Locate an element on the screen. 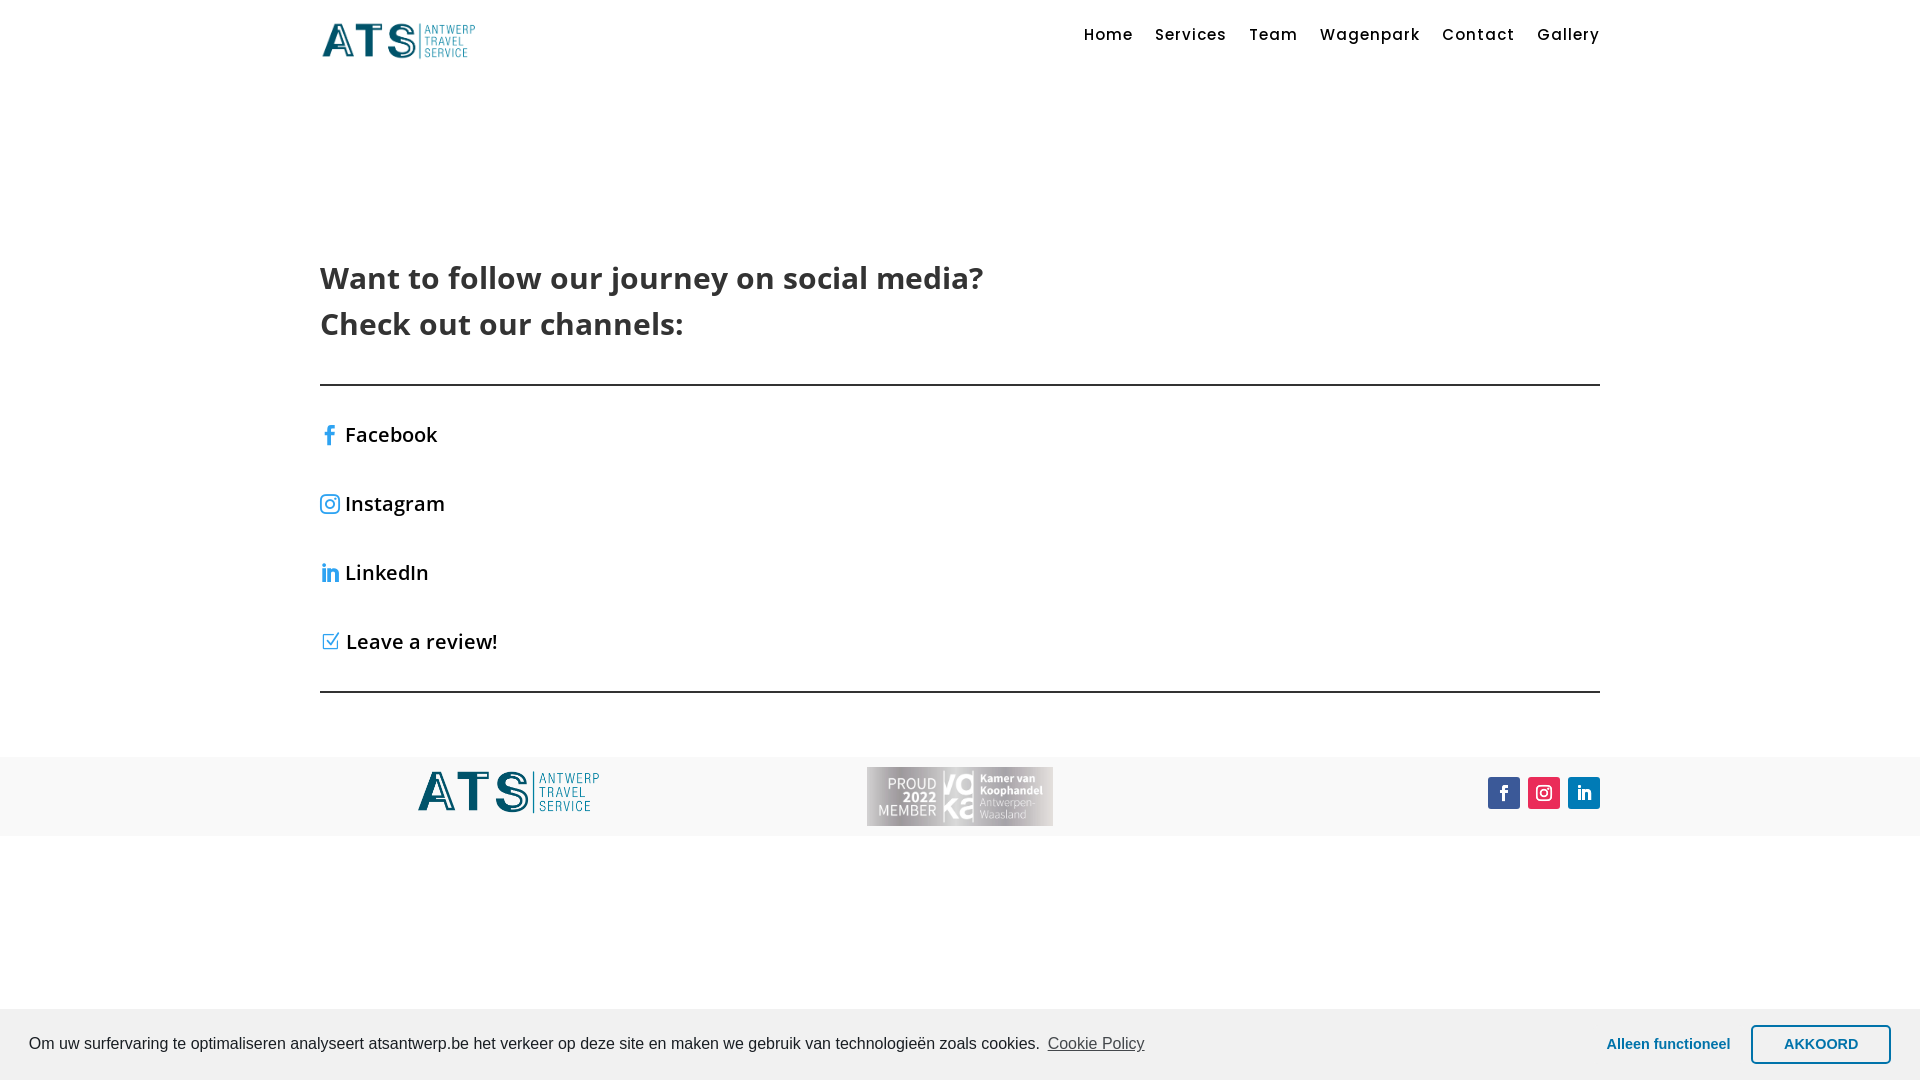 This screenshot has height=1080, width=1920. 'Services' is located at coordinates (1190, 38).